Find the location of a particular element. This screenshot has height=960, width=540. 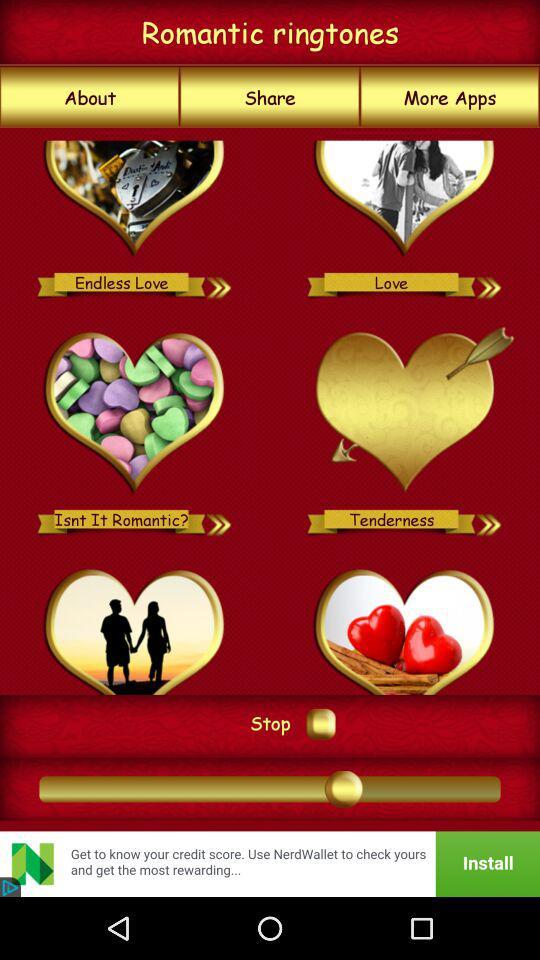

share item is located at coordinates (270, 97).